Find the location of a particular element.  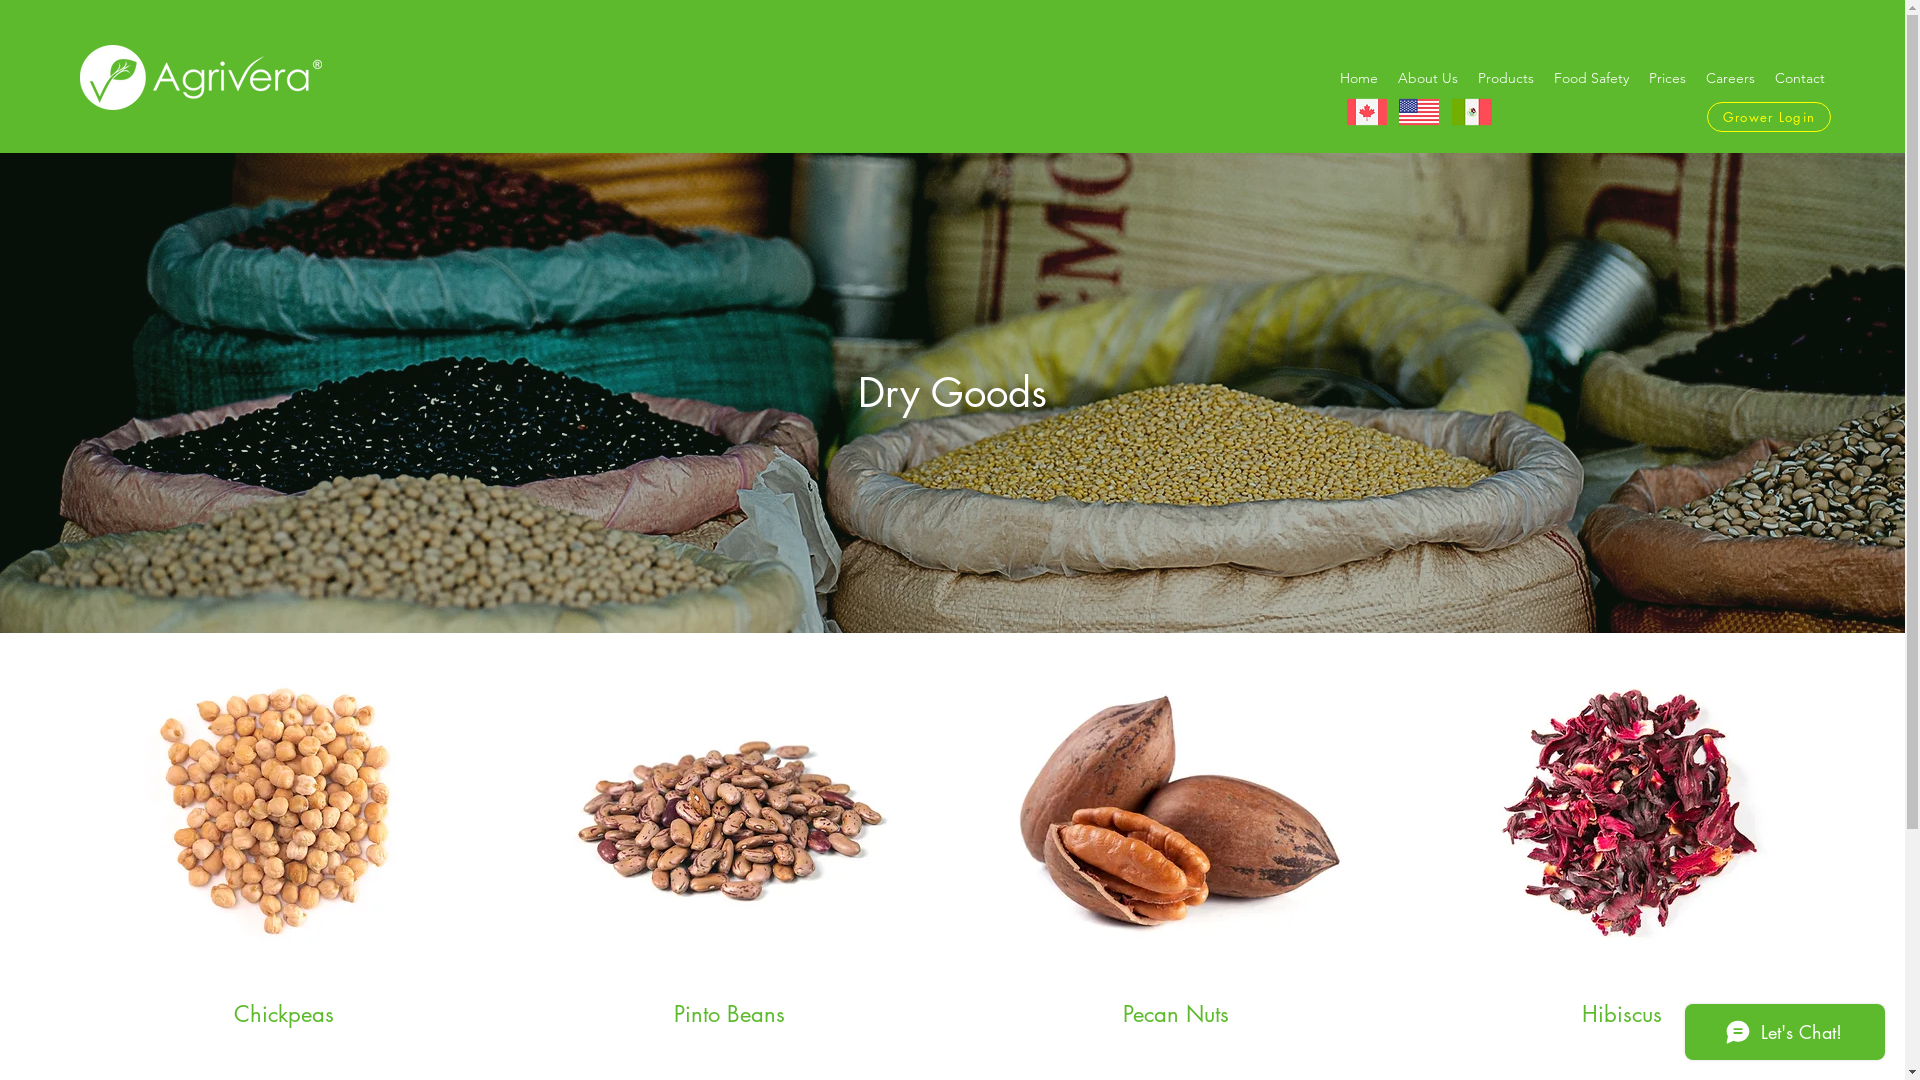

'About Us' is located at coordinates (1426, 76).